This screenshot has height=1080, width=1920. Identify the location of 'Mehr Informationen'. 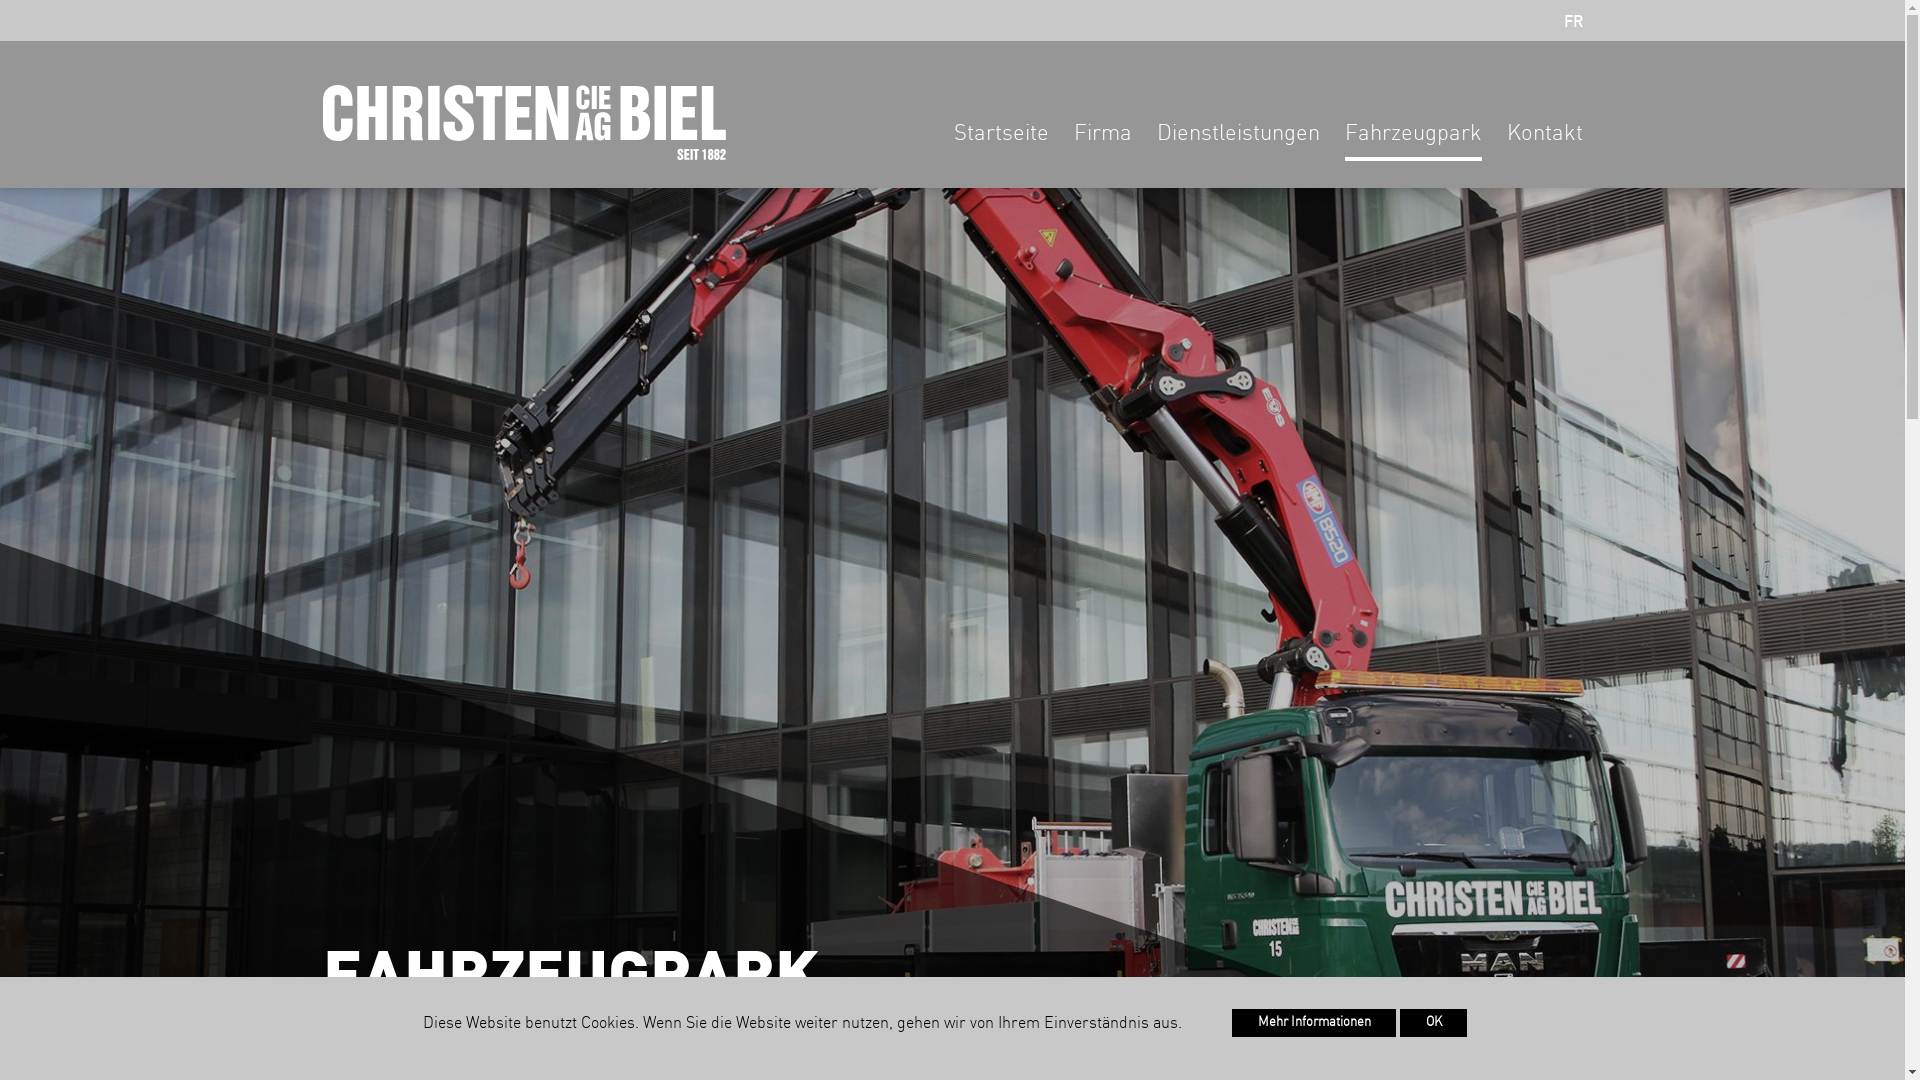
(1314, 1022).